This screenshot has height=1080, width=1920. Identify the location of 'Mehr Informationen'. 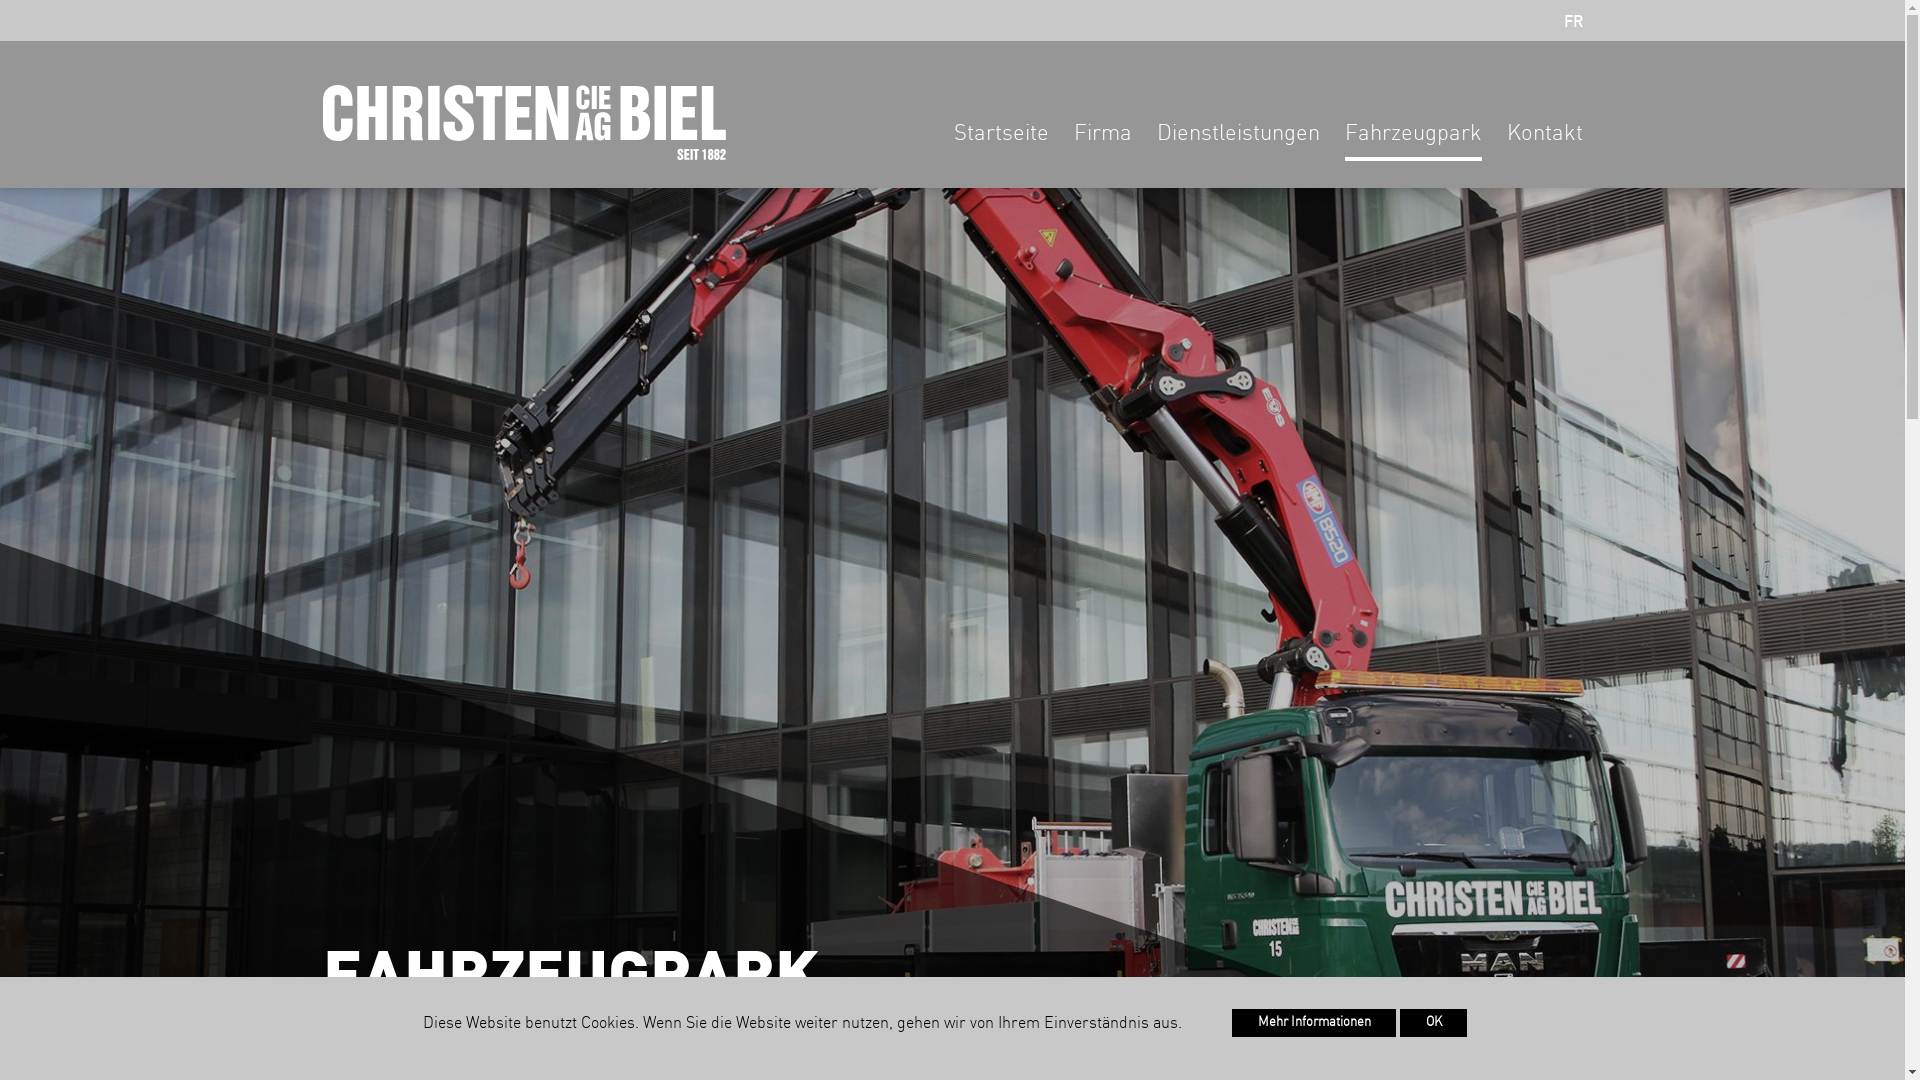
(1314, 1022).